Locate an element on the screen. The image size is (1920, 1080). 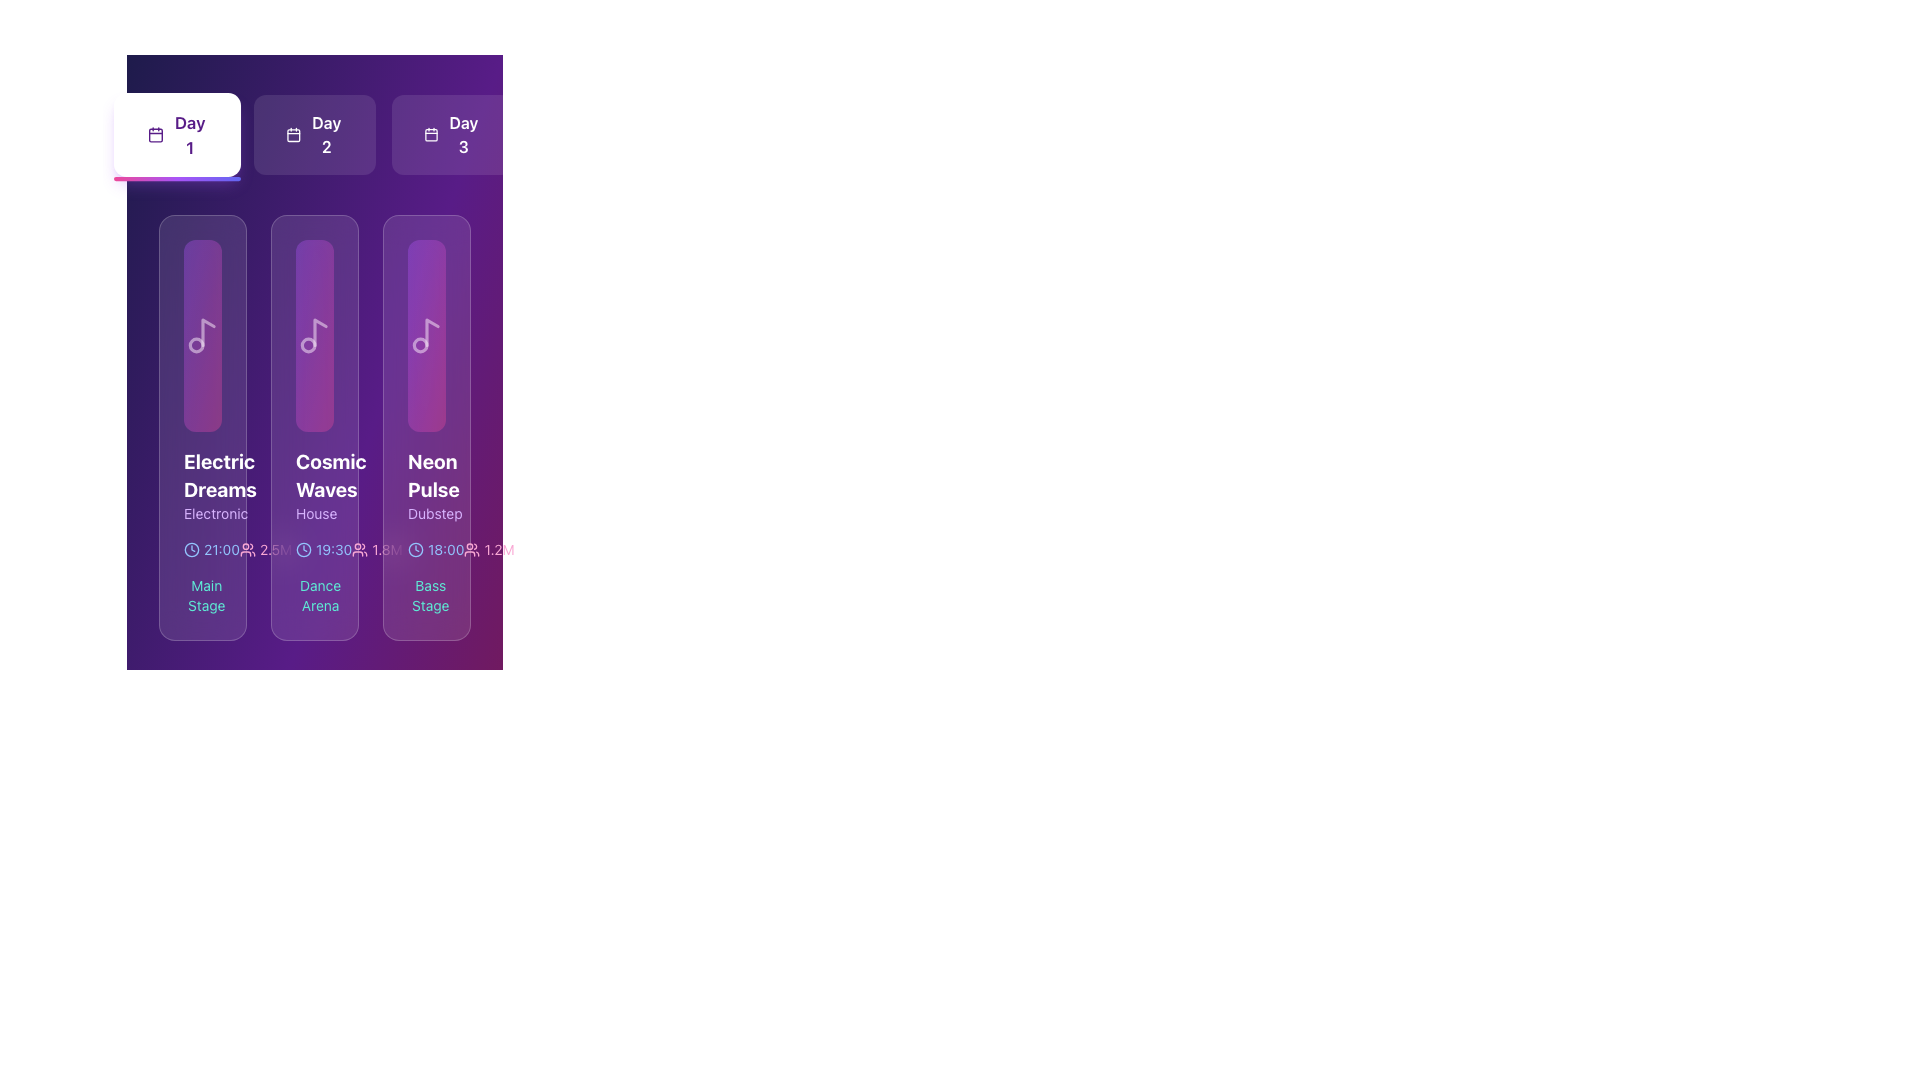
the 'Electric Dreams' text label, which features bold white text and is situated in a purple background within the 'Day 1' schedule section is located at coordinates (202, 486).